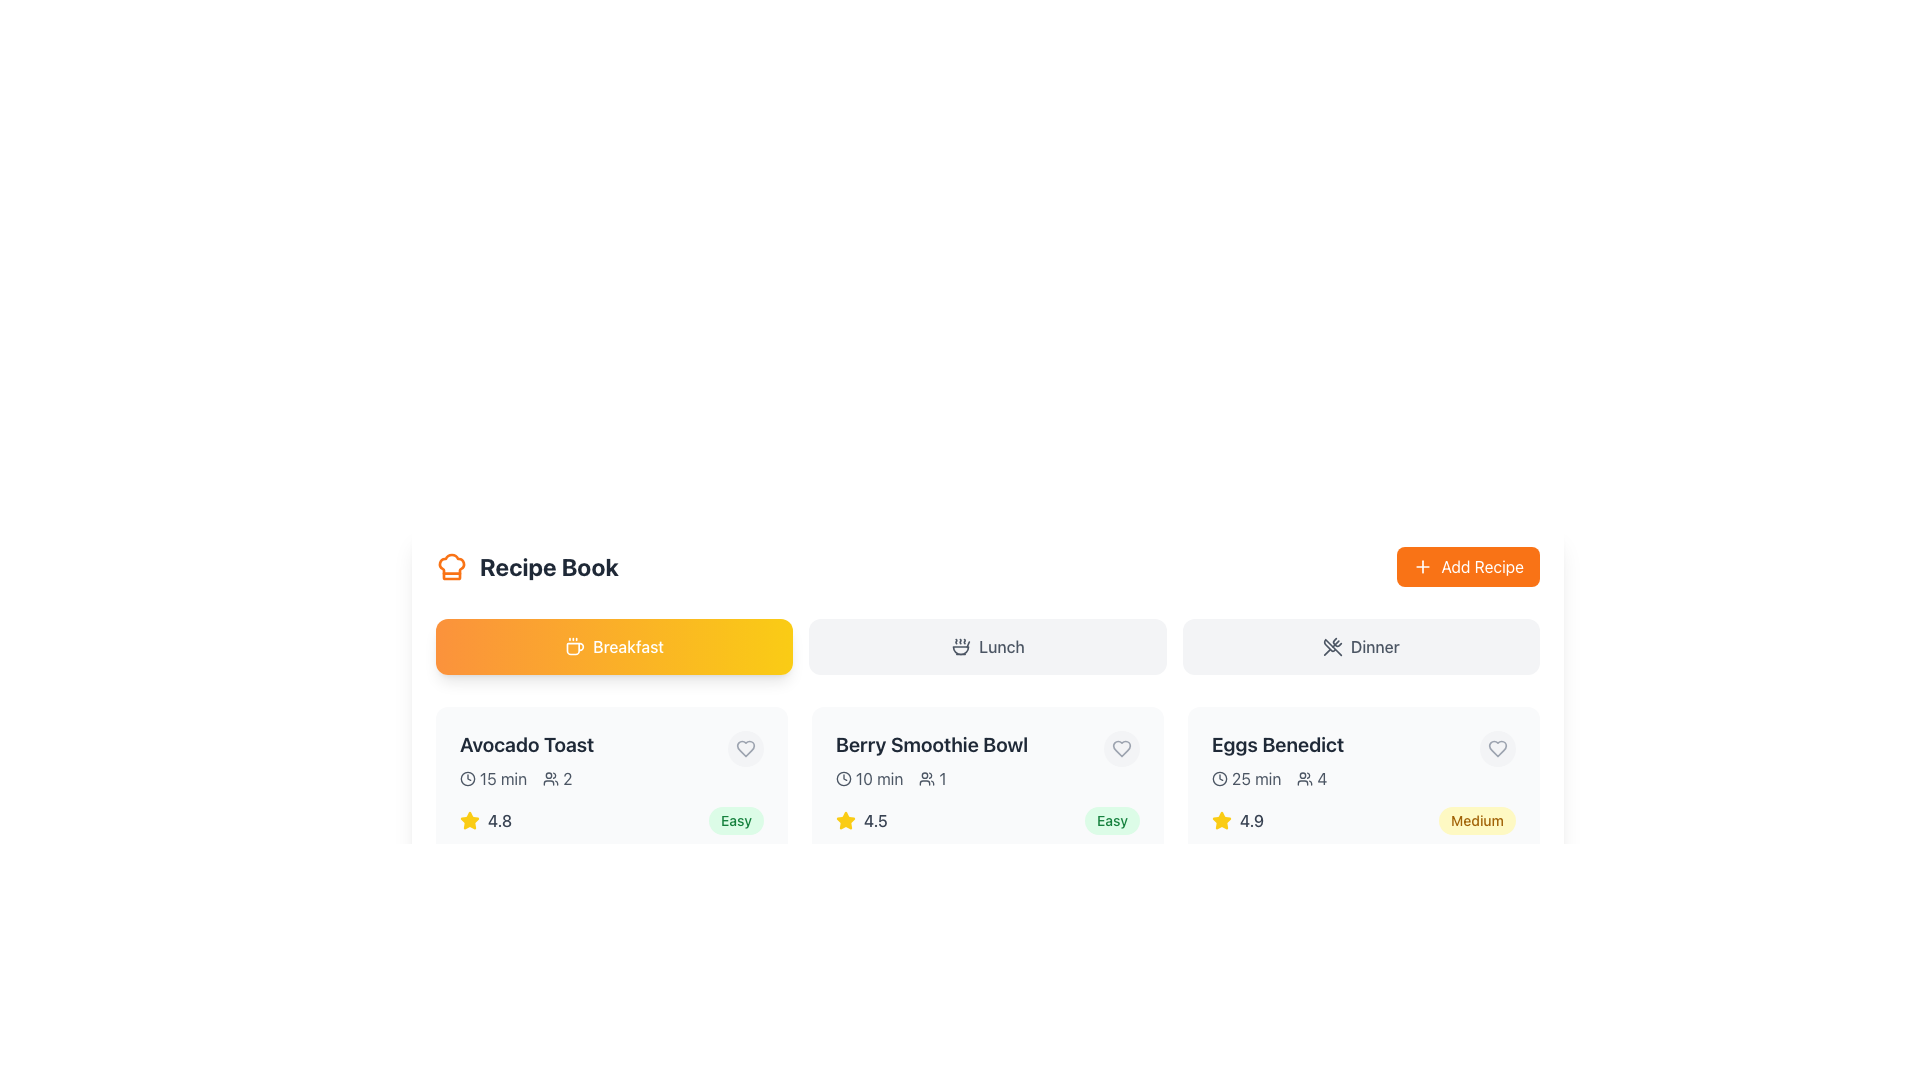 Image resolution: width=1920 pixels, height=1080 pixels. What do you see at coordinates (931, 778) in the screenshot?
I see `the serving size indicator text element located within the 'Berry Smoothie Bowl' card, specifically the second metadata item beneath the recipe title` at bounding box center [931, 778].